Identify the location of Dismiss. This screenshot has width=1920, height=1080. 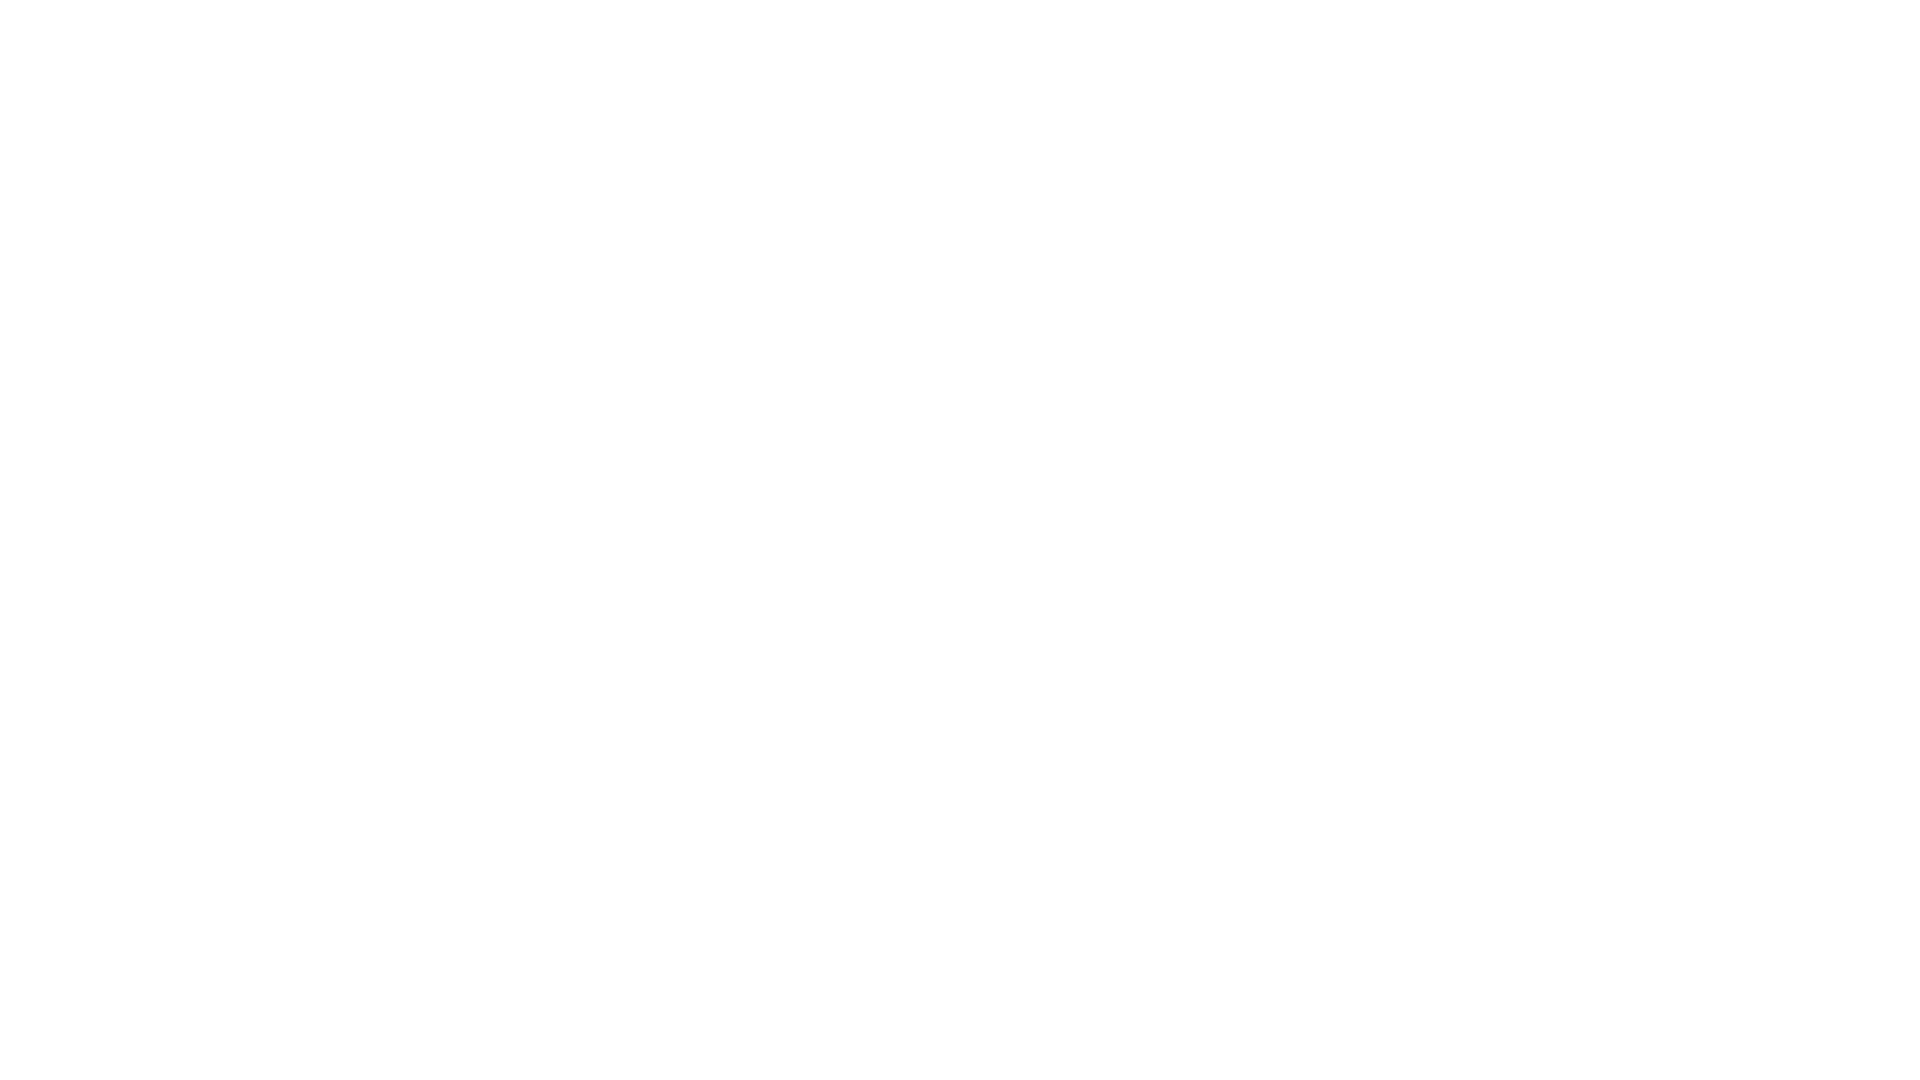
(523, 1030).